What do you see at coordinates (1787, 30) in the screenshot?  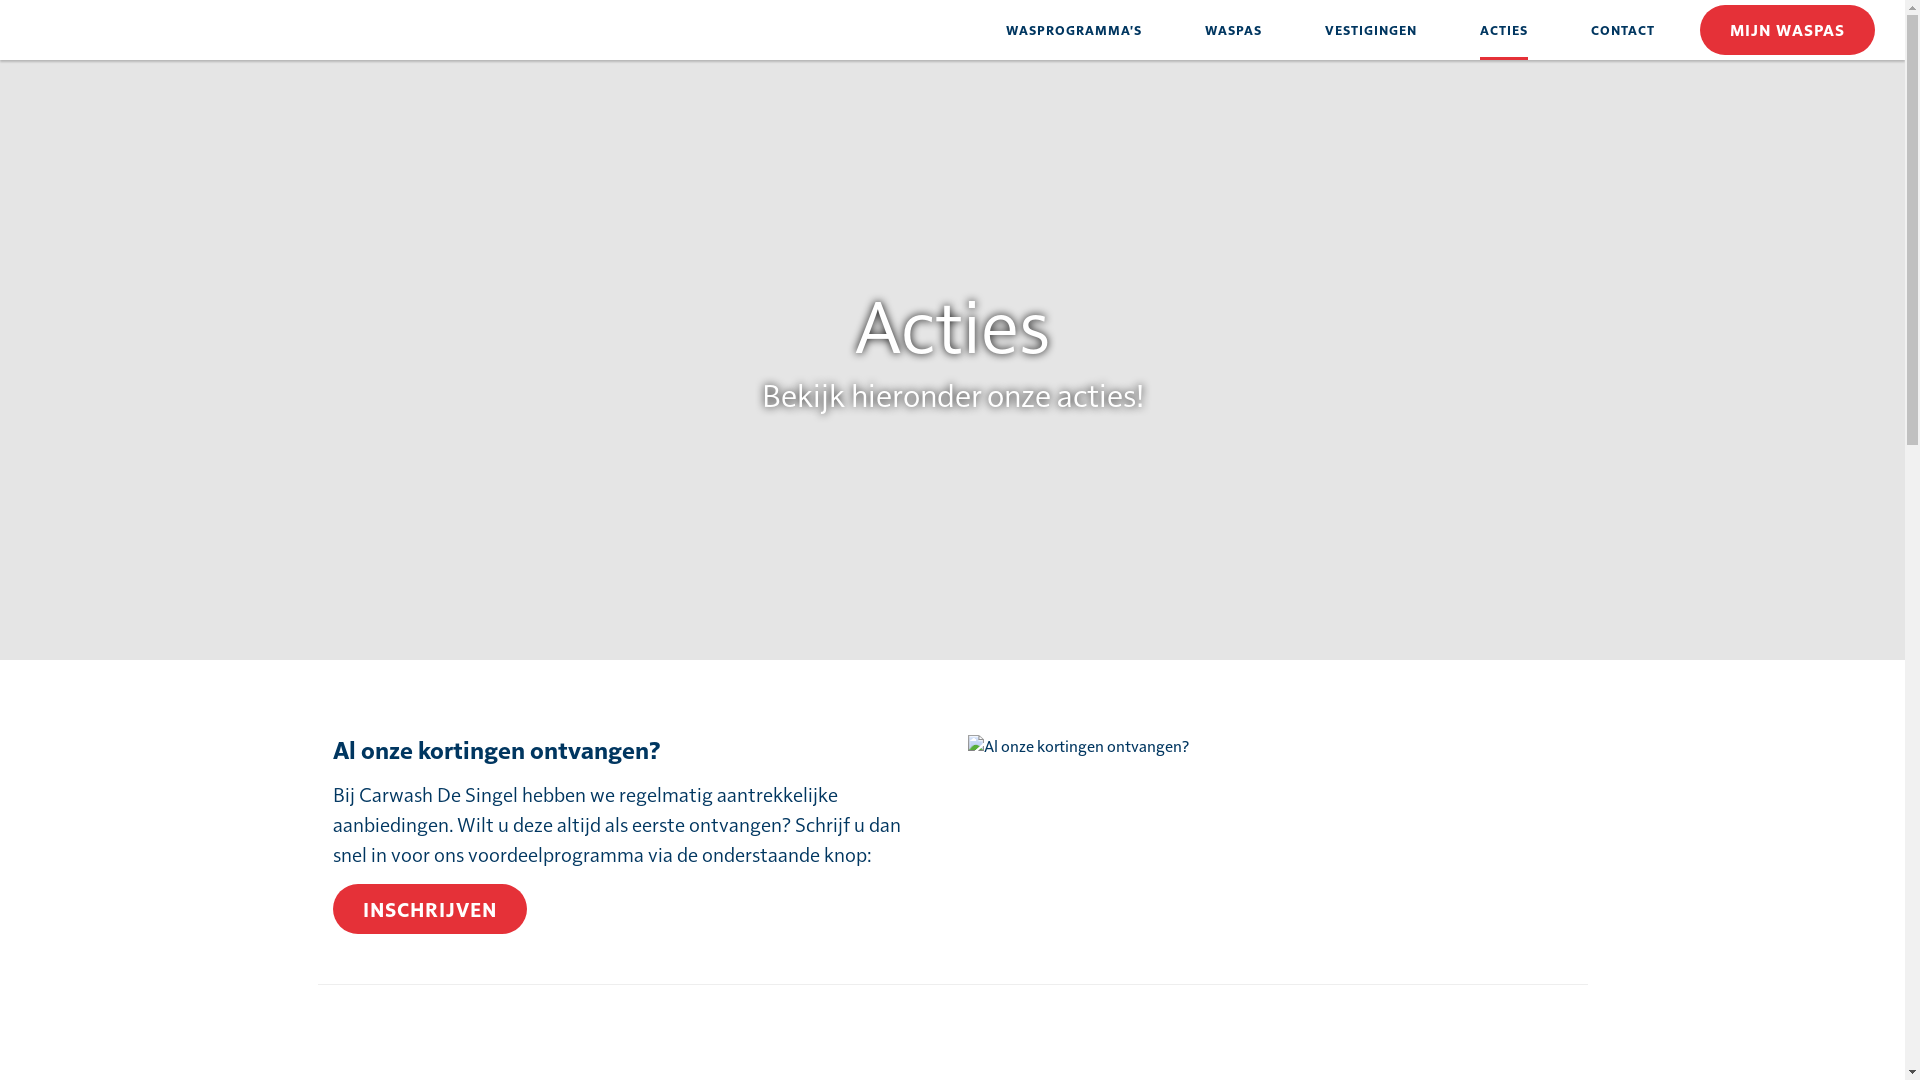 I see `'MIJN WASPAS'` at bounding box center [1787, 30].